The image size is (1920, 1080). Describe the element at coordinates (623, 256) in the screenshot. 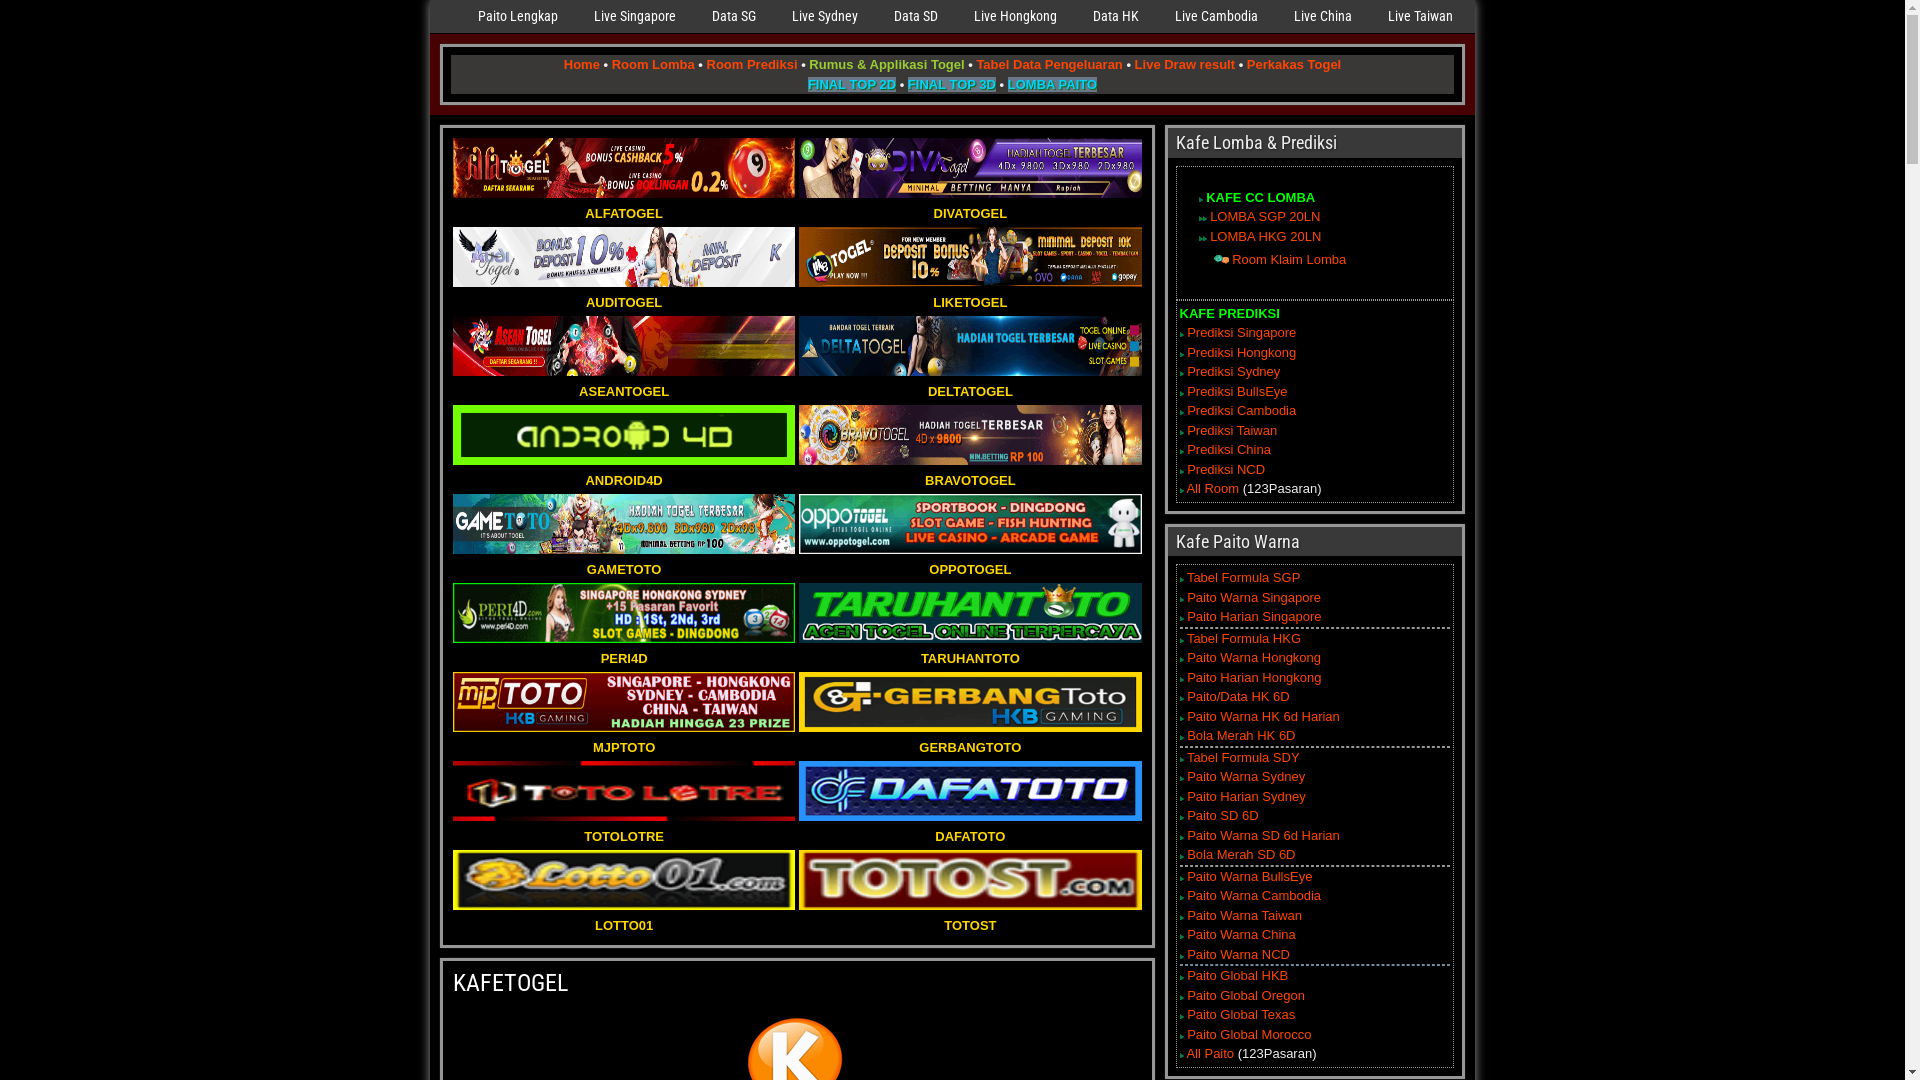

I see `'Bandar Judi Online Terpercaya AUDITOGEL'` at that location.